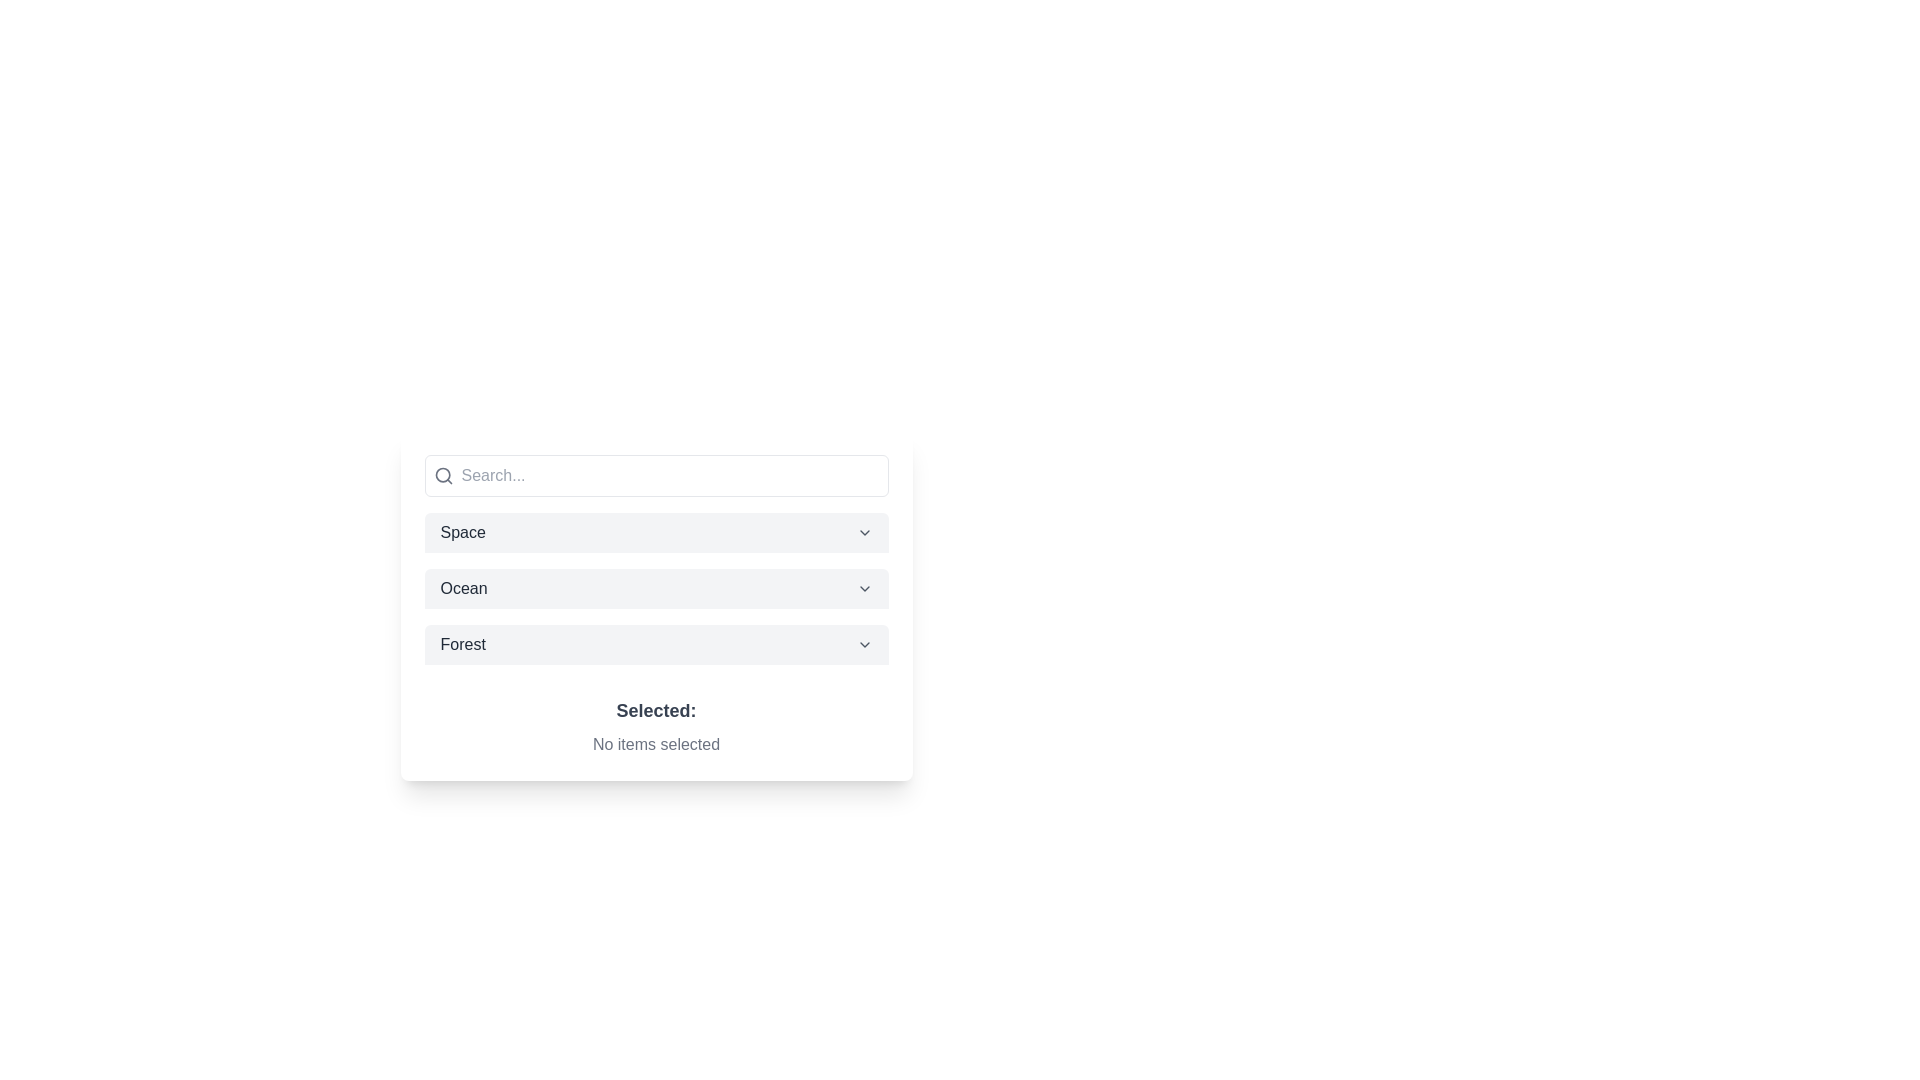  I want to click on the dropdown indicator located to the far right of the 'Space' text, so click(864, 531).